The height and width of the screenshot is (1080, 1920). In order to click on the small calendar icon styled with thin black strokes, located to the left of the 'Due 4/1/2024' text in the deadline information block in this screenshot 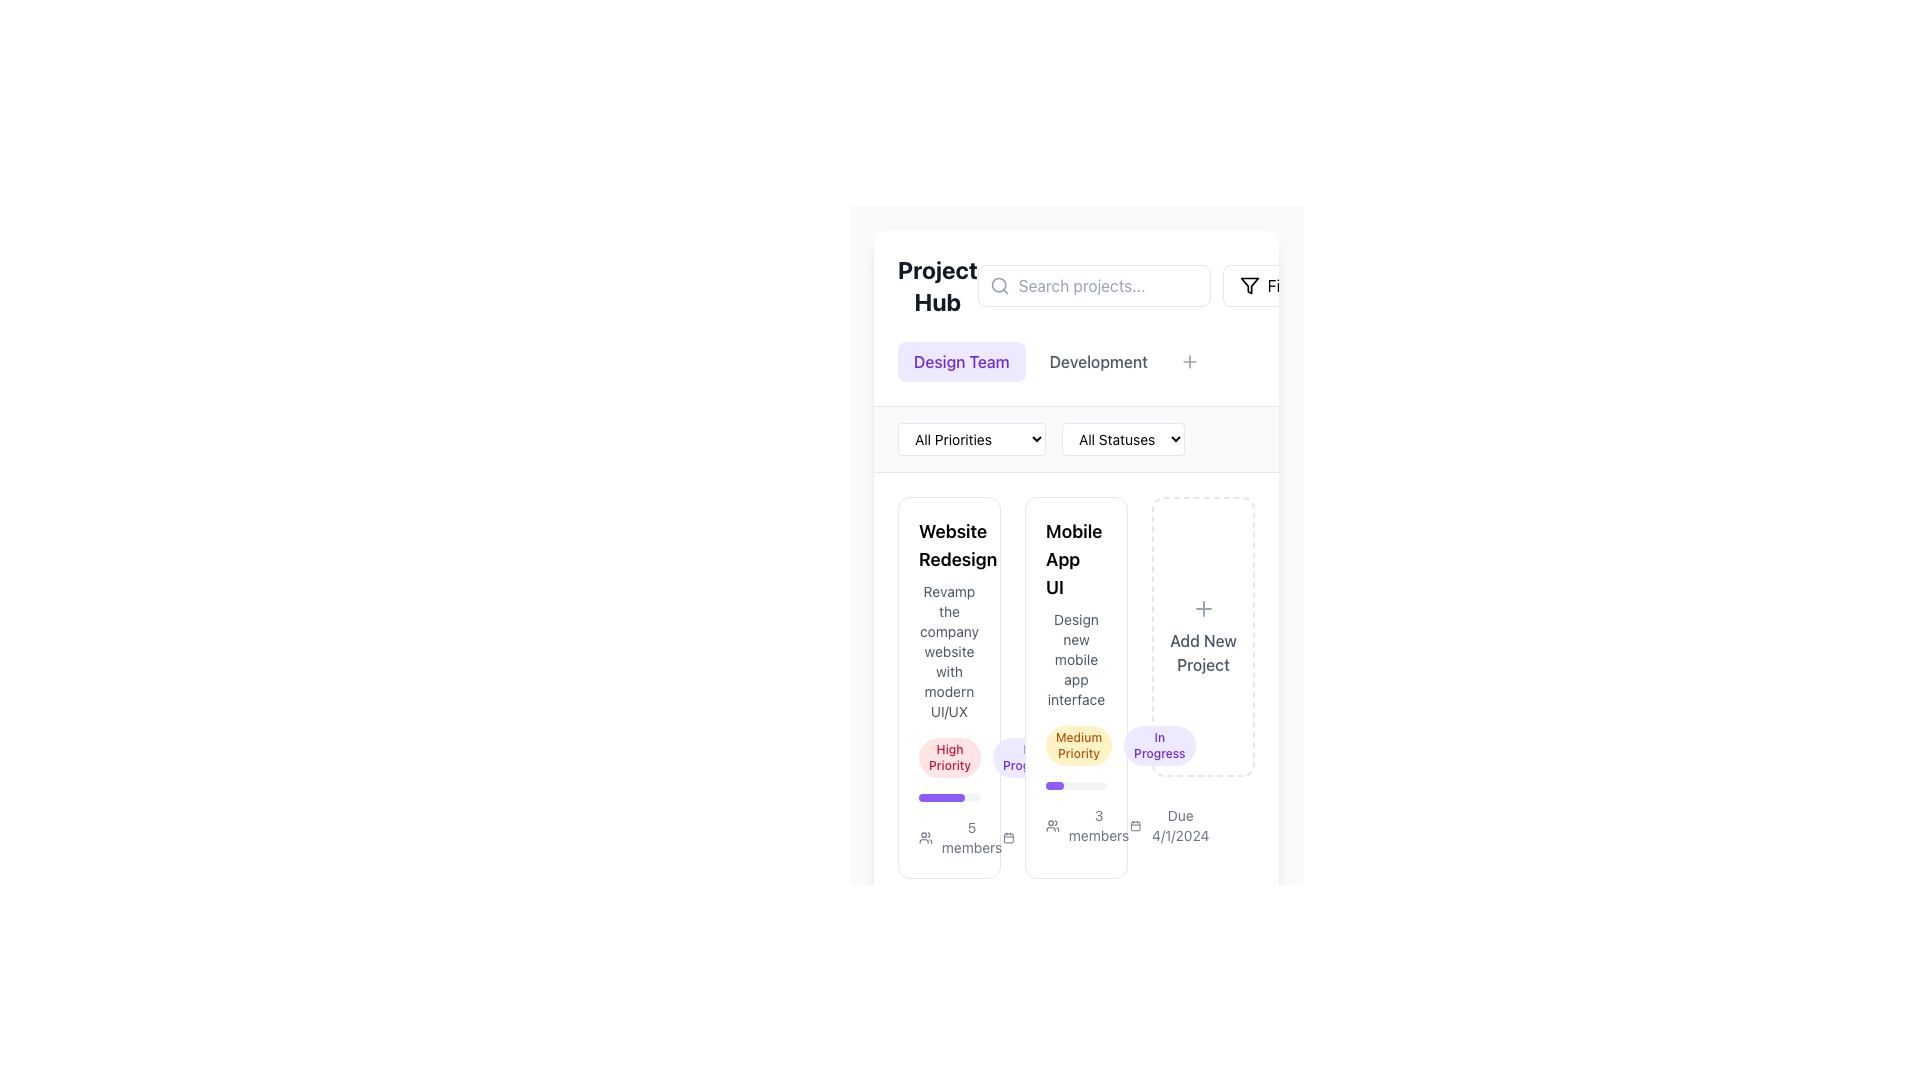, I will do `click(1136, 825)`.